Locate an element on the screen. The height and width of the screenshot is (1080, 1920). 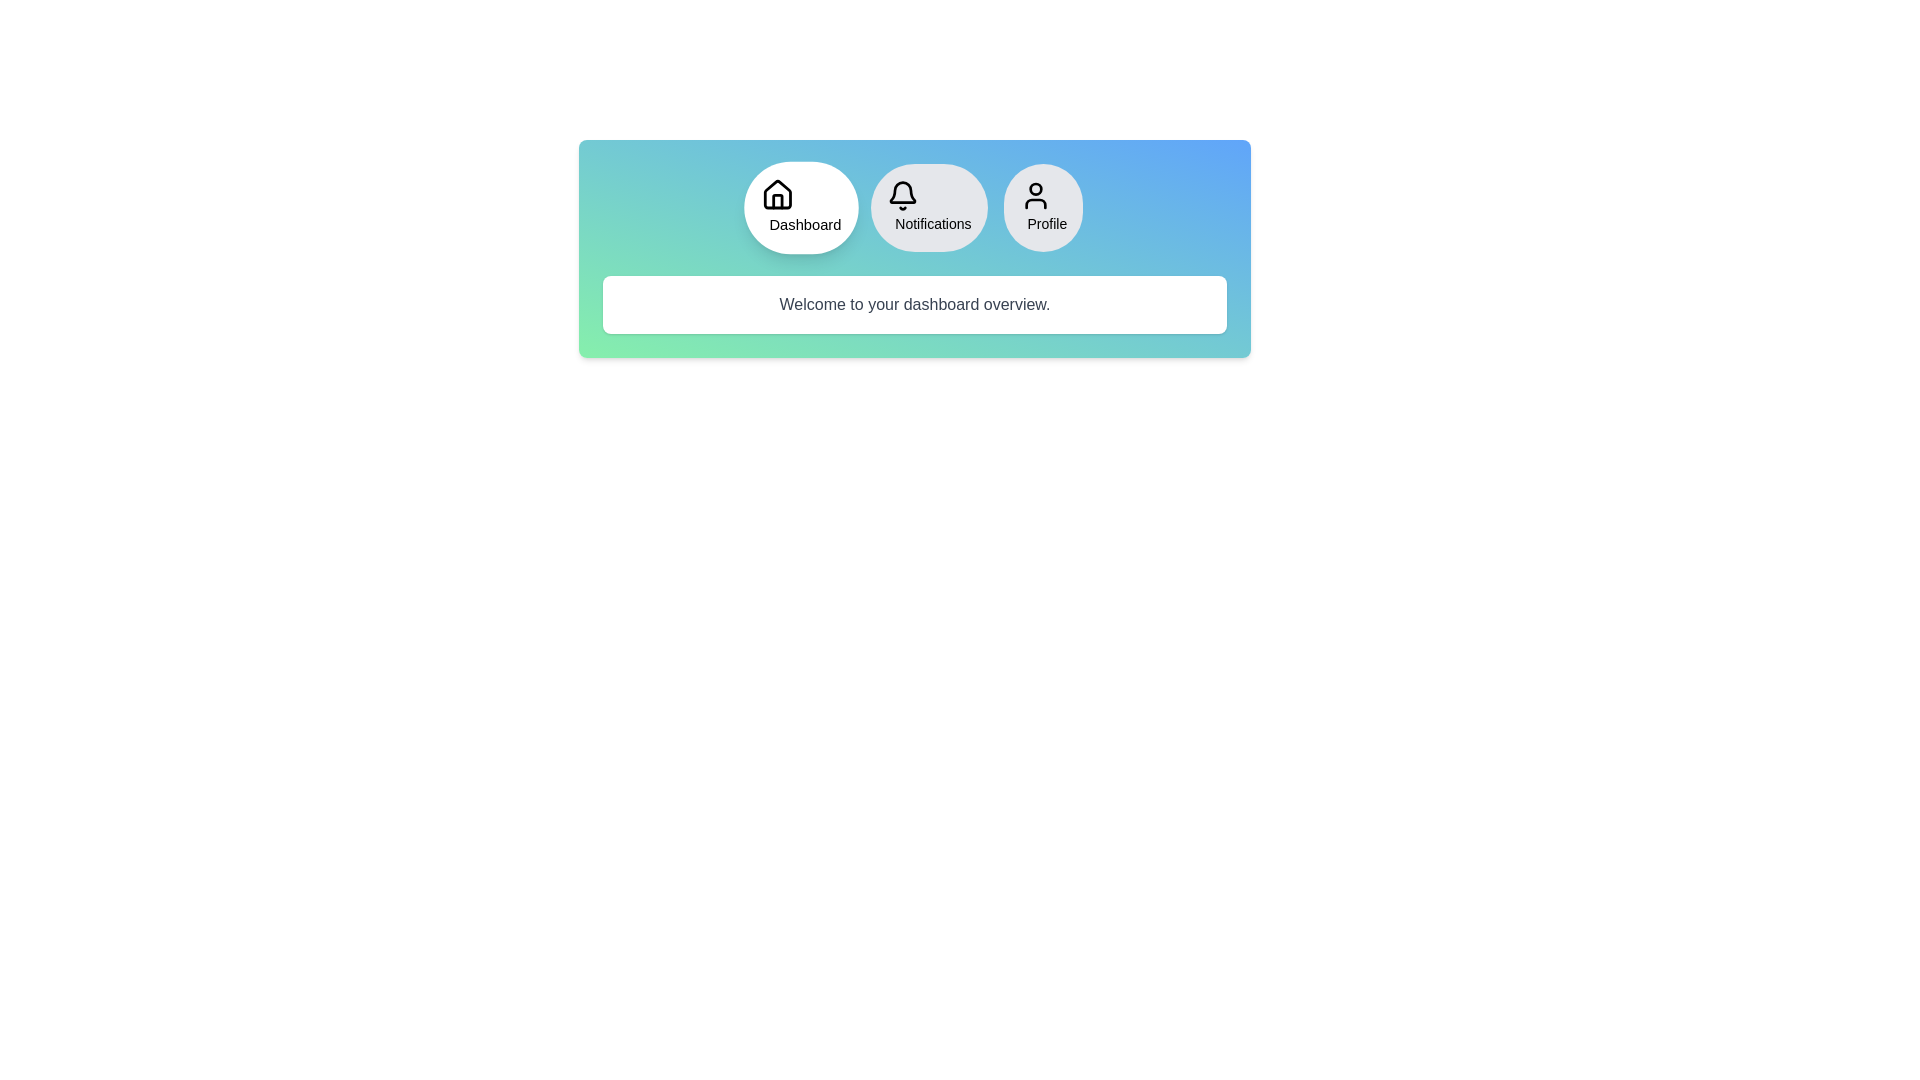
the Dashboard tab to switch to its content is located at coordinates (801, 208).